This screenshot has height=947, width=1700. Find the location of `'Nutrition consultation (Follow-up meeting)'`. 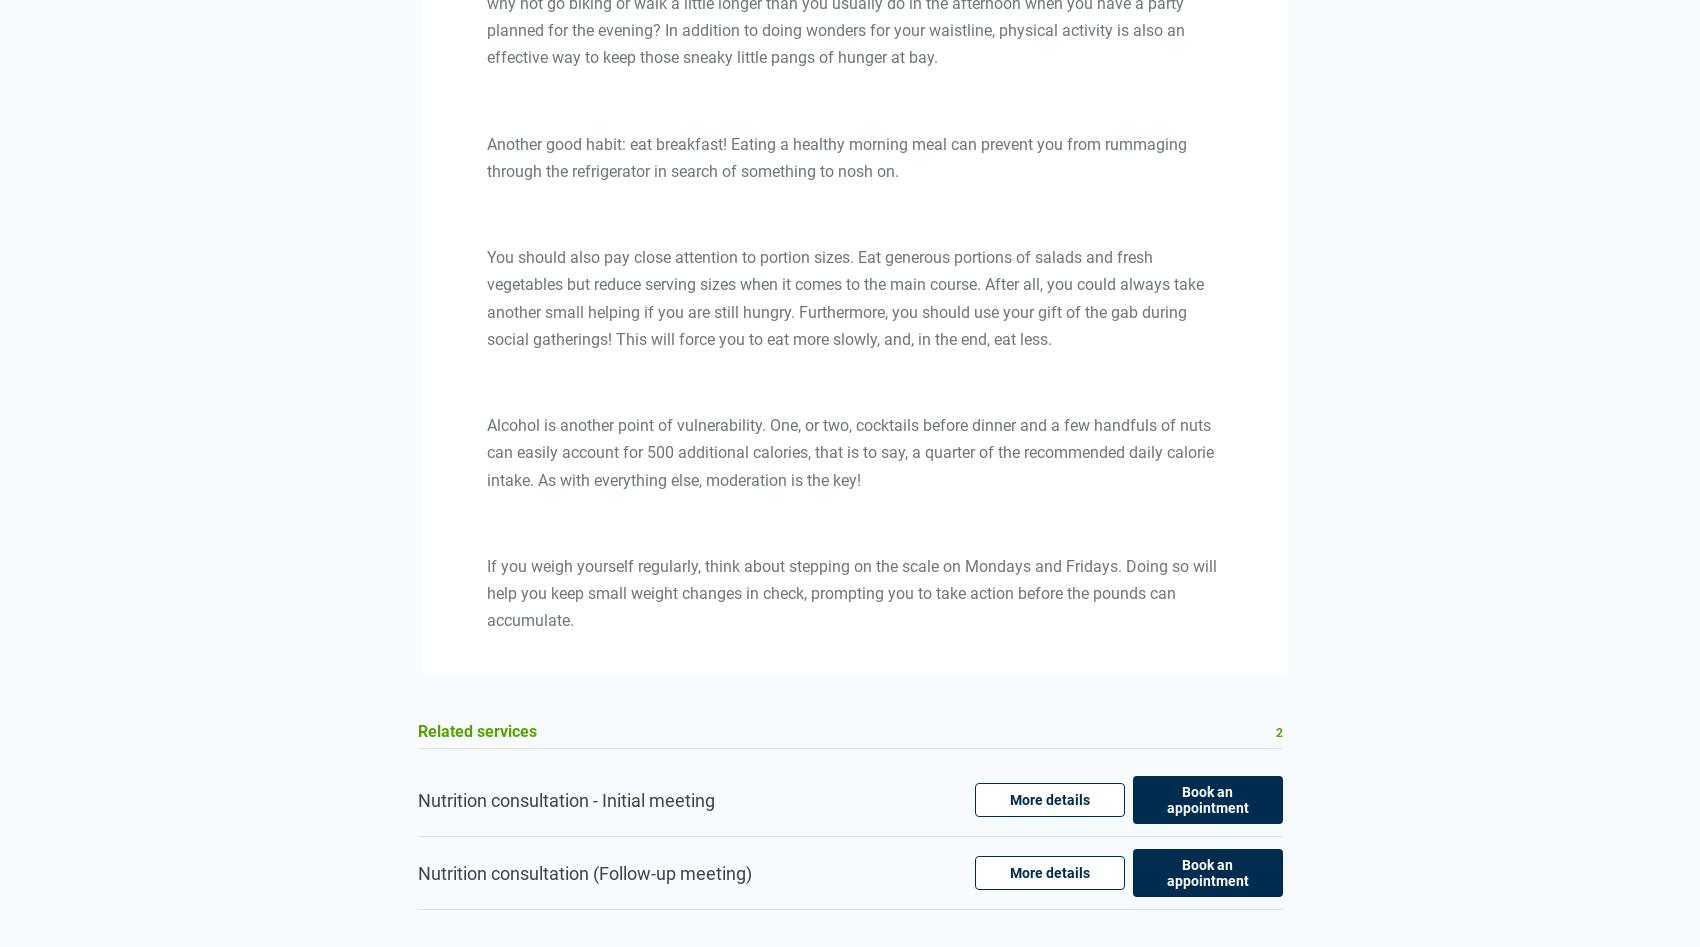

'Nutrition consultation (Follow-up meeting)' is located at coordinates (416, 871).